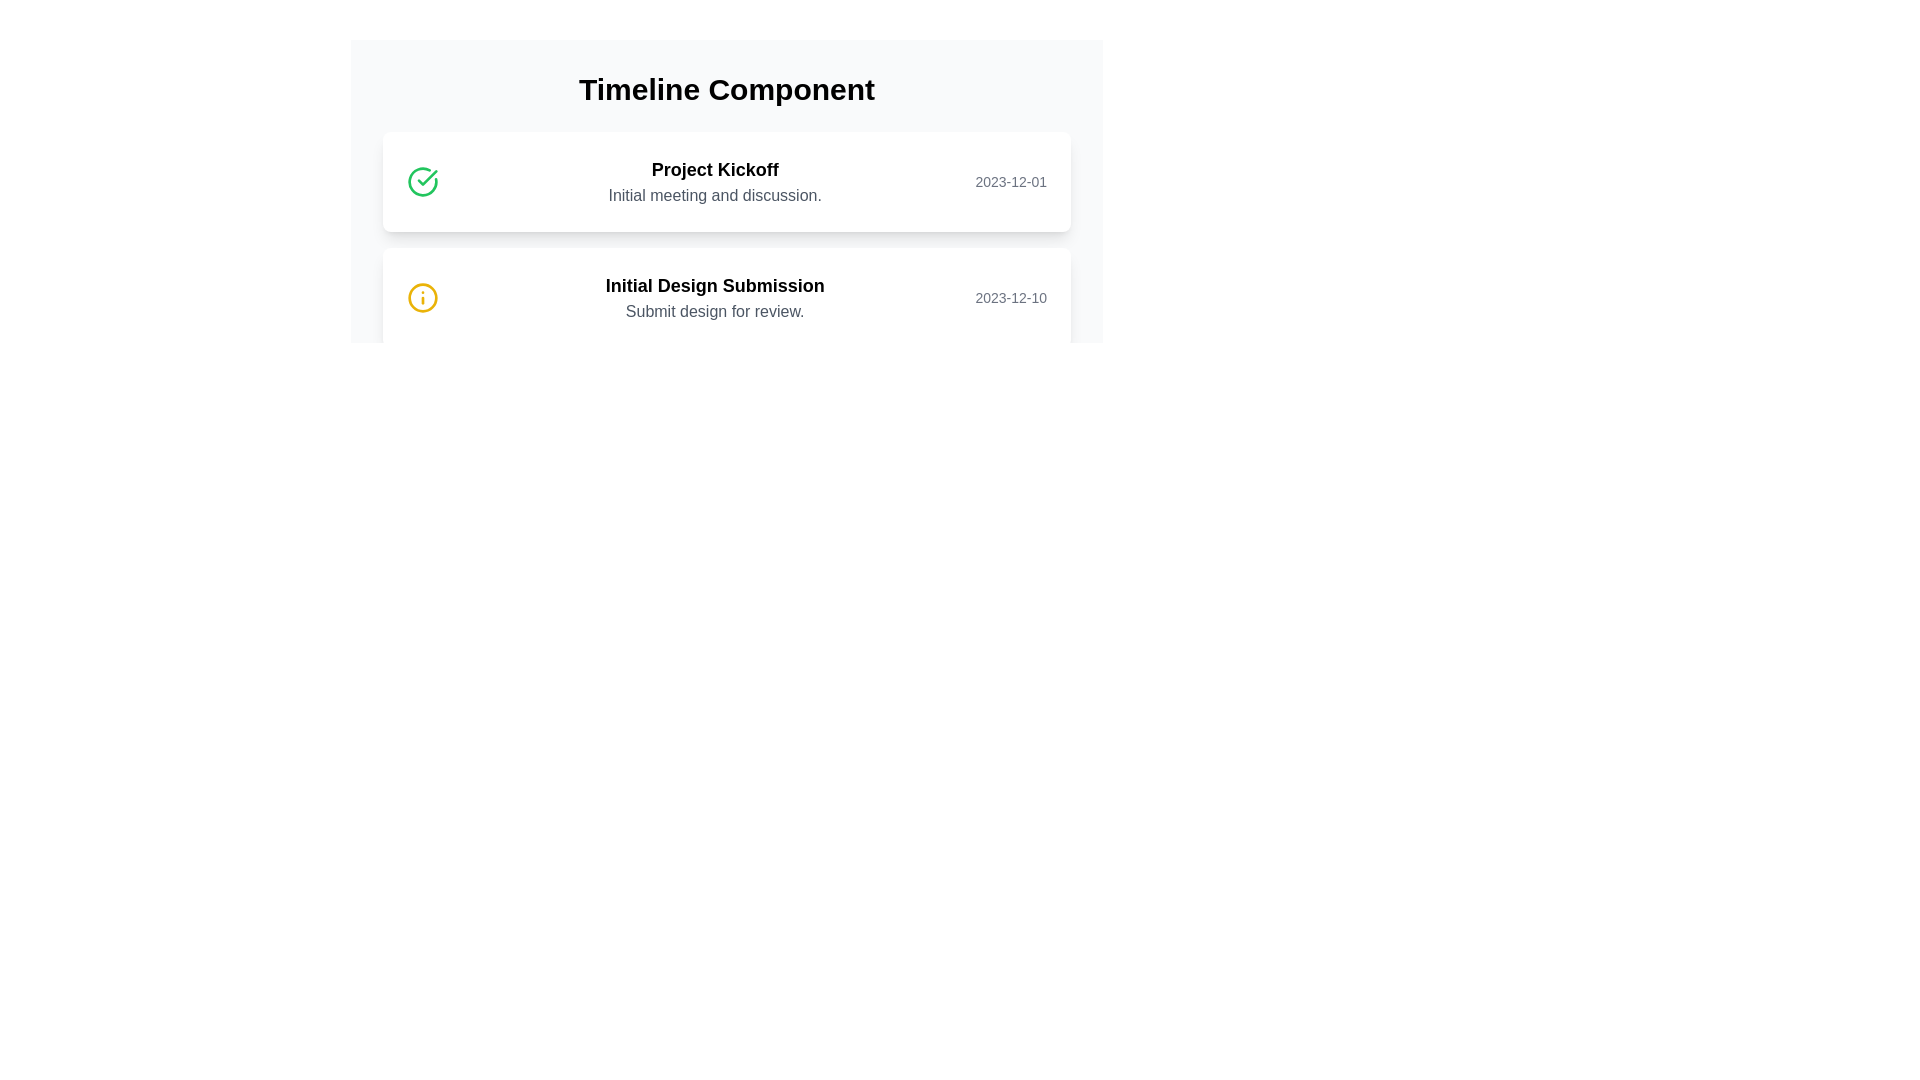 The width and height of the screenshot is (1920, 1080). What do you see at coordinates (725, 181) in the screenshot?
I see `the timeline event card representing the 'Project Kickoff' meeting` at bounding box center [725, 181].